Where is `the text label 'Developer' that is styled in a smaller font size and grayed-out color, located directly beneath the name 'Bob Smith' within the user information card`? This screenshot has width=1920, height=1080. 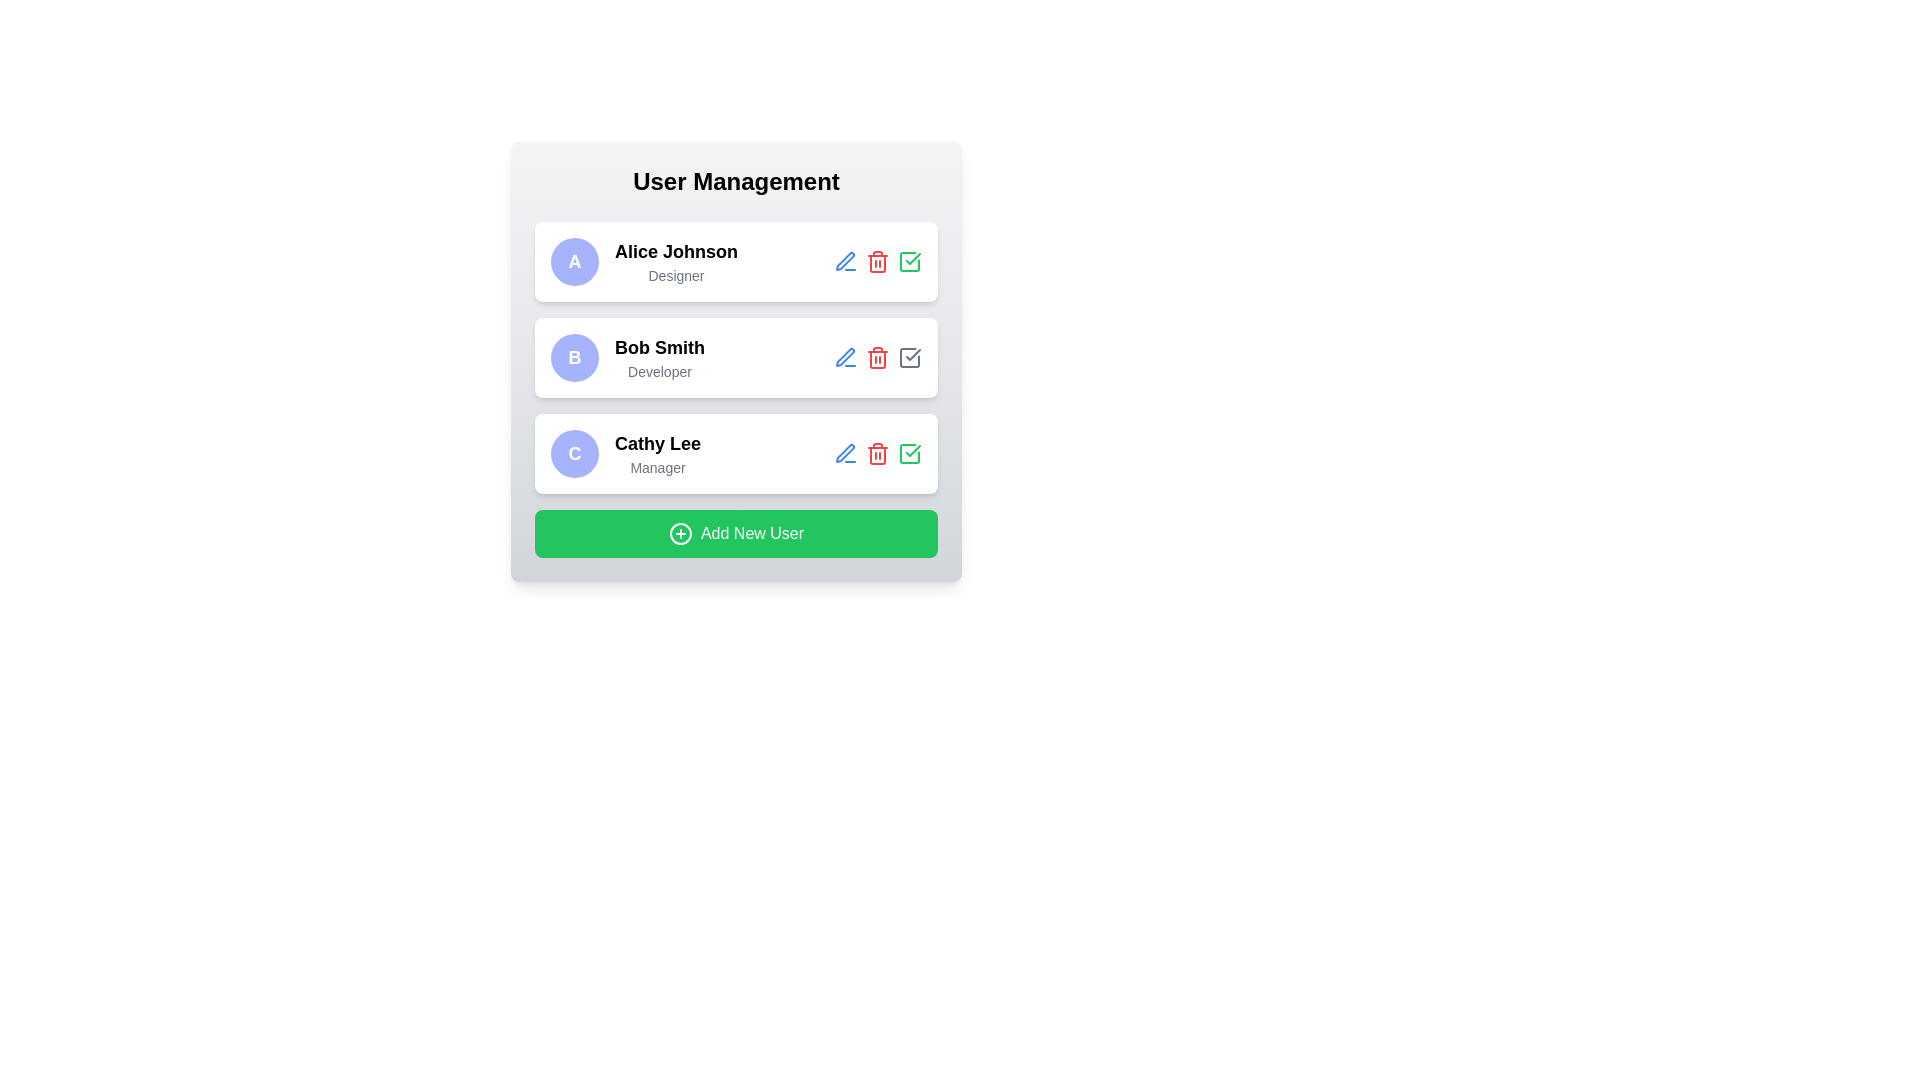 the text label 'Developer' that is styled in a smaller font size and grayed-out color, located directly beneath the name 'Bob Smith' within the user information card is located at coordinates (660, 371).